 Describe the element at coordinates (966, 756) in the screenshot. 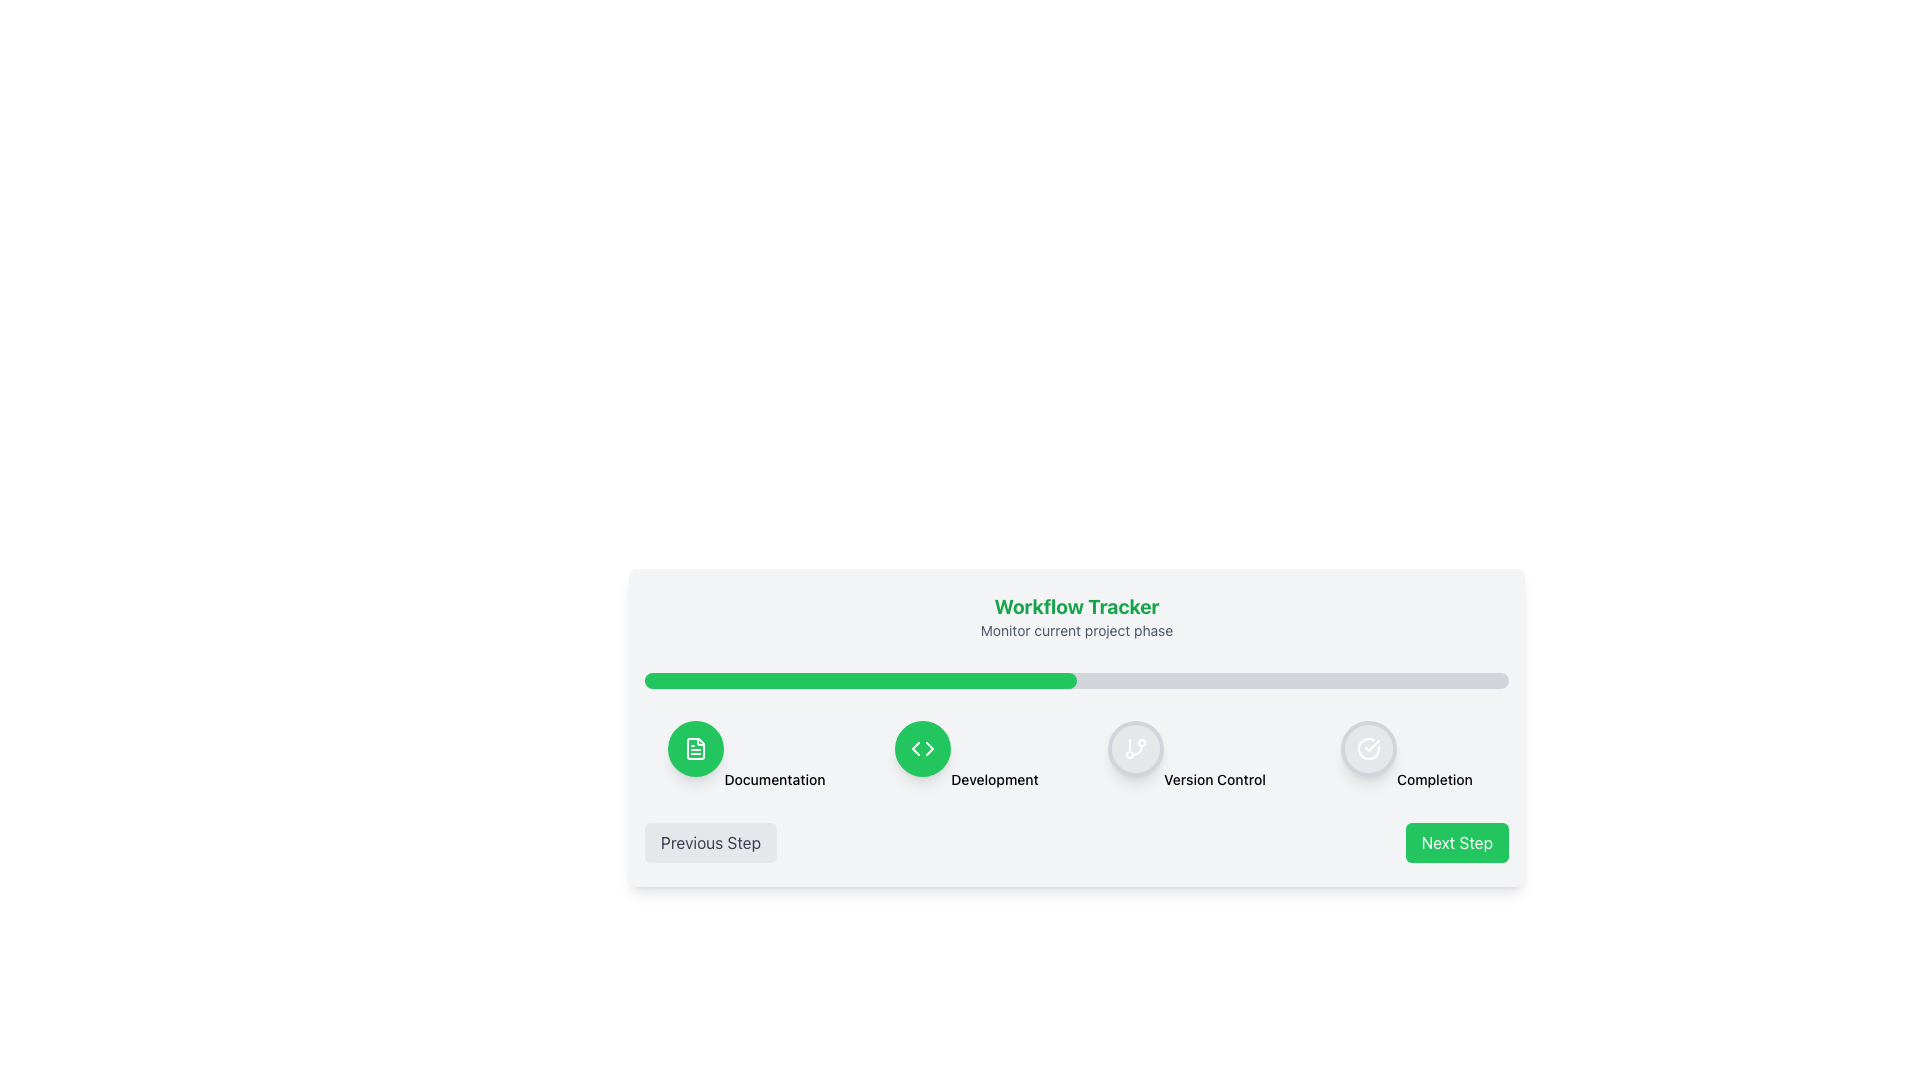

I see `the 'Development' step visual indicator in the structured workflow` at that location.